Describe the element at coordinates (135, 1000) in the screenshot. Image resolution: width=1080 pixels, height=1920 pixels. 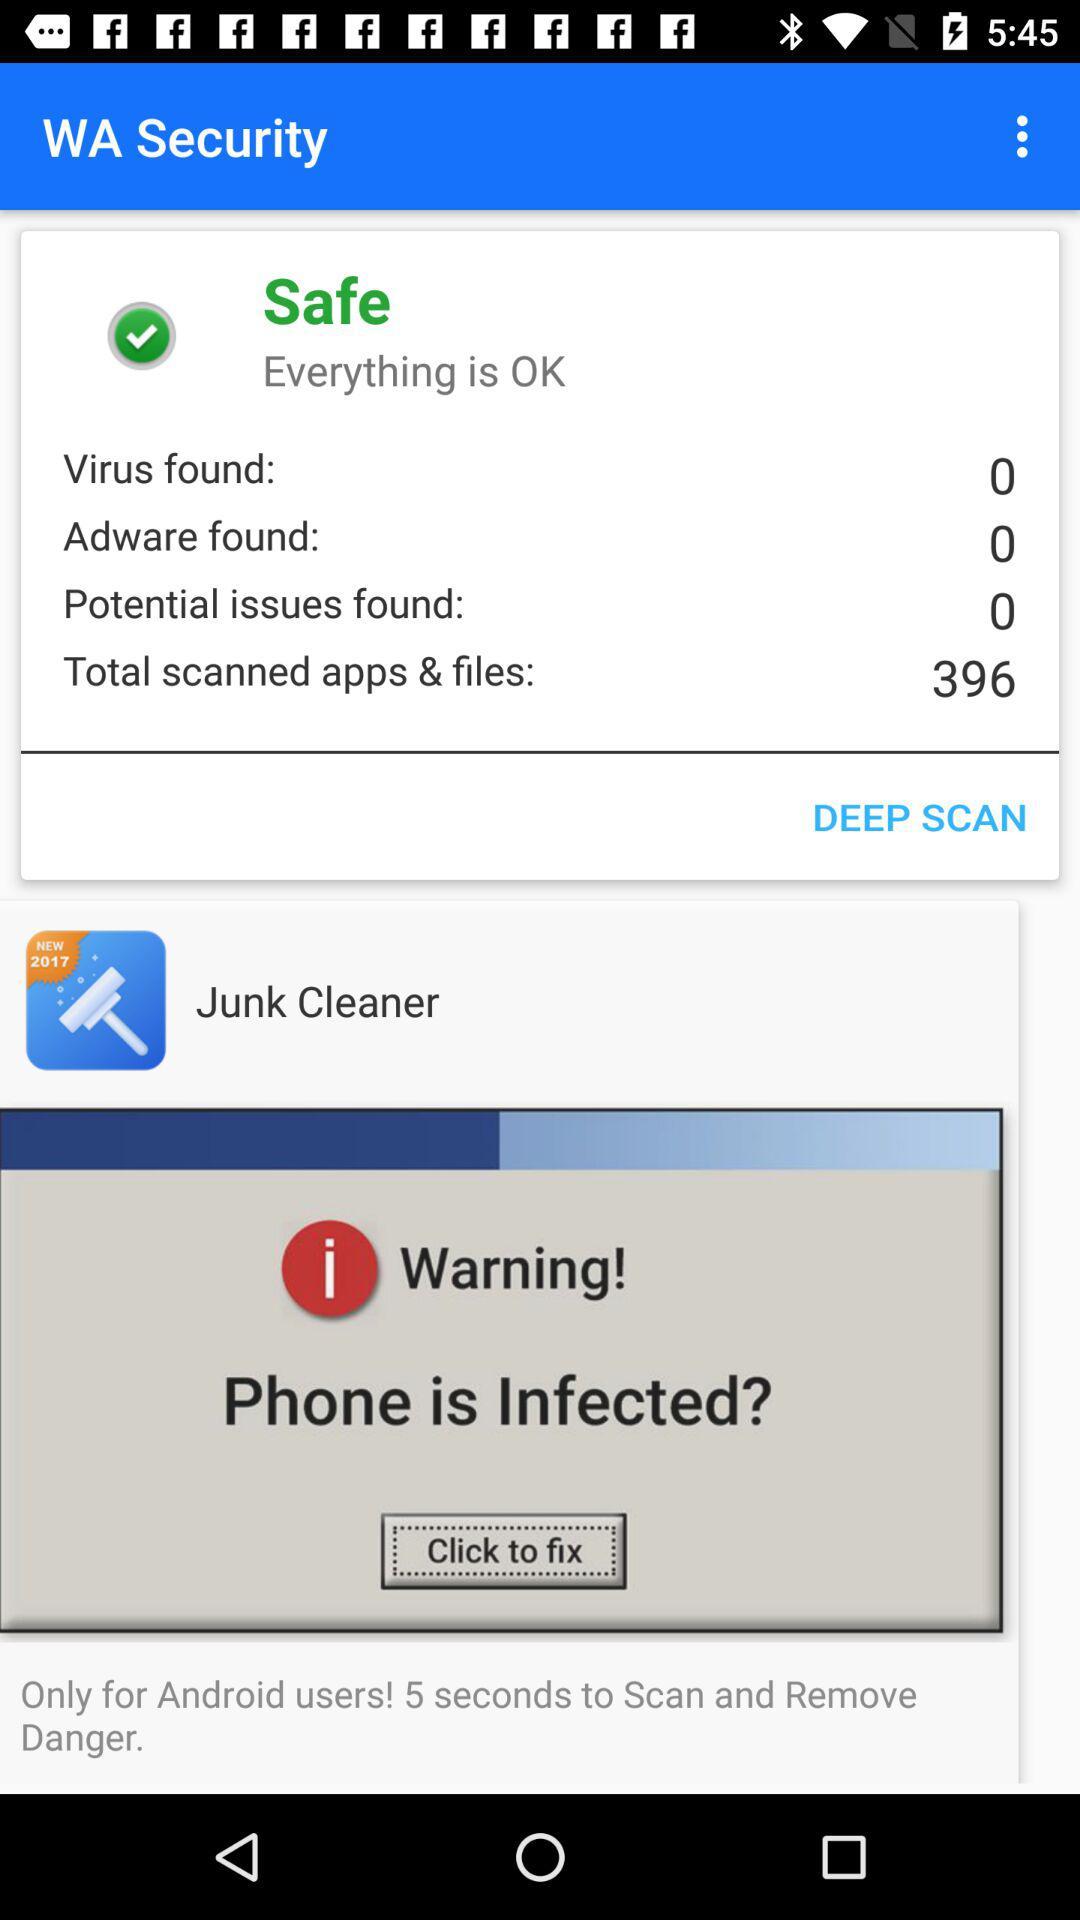
I see `open advertisement` at that location.